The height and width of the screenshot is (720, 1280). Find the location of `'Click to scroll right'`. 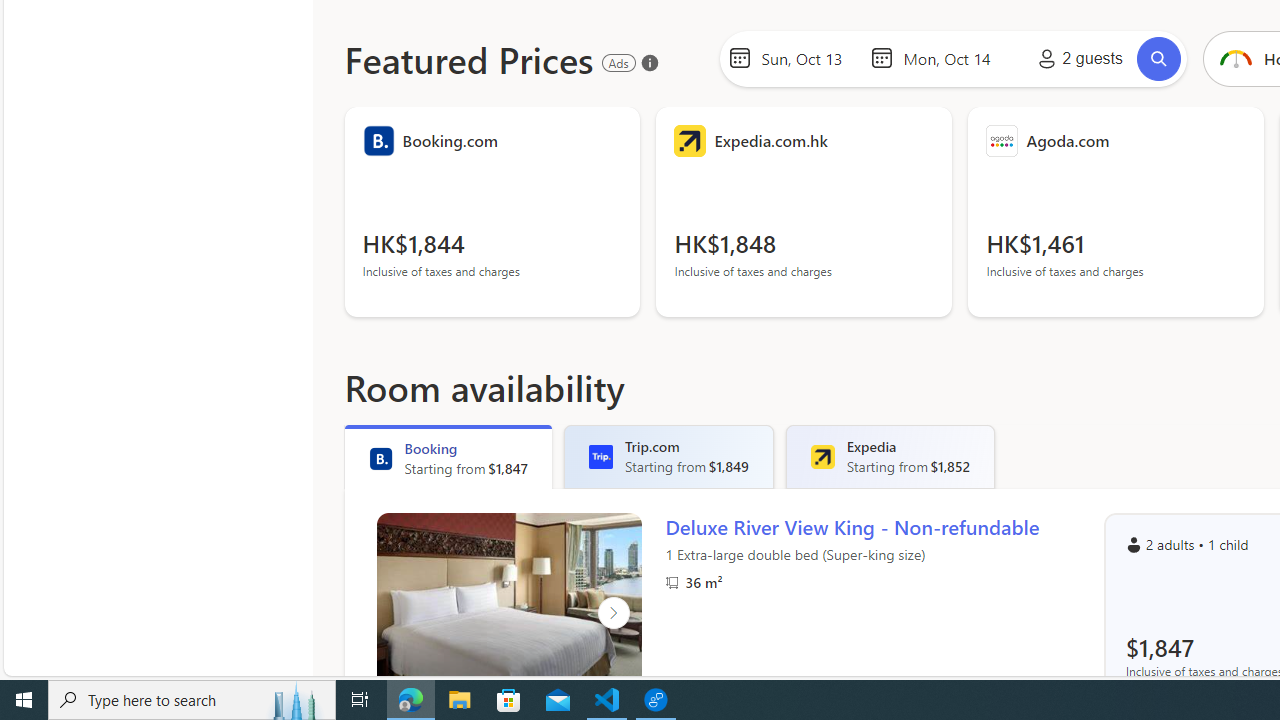

'Click to scroll right' is located at coordinates (612, 612).